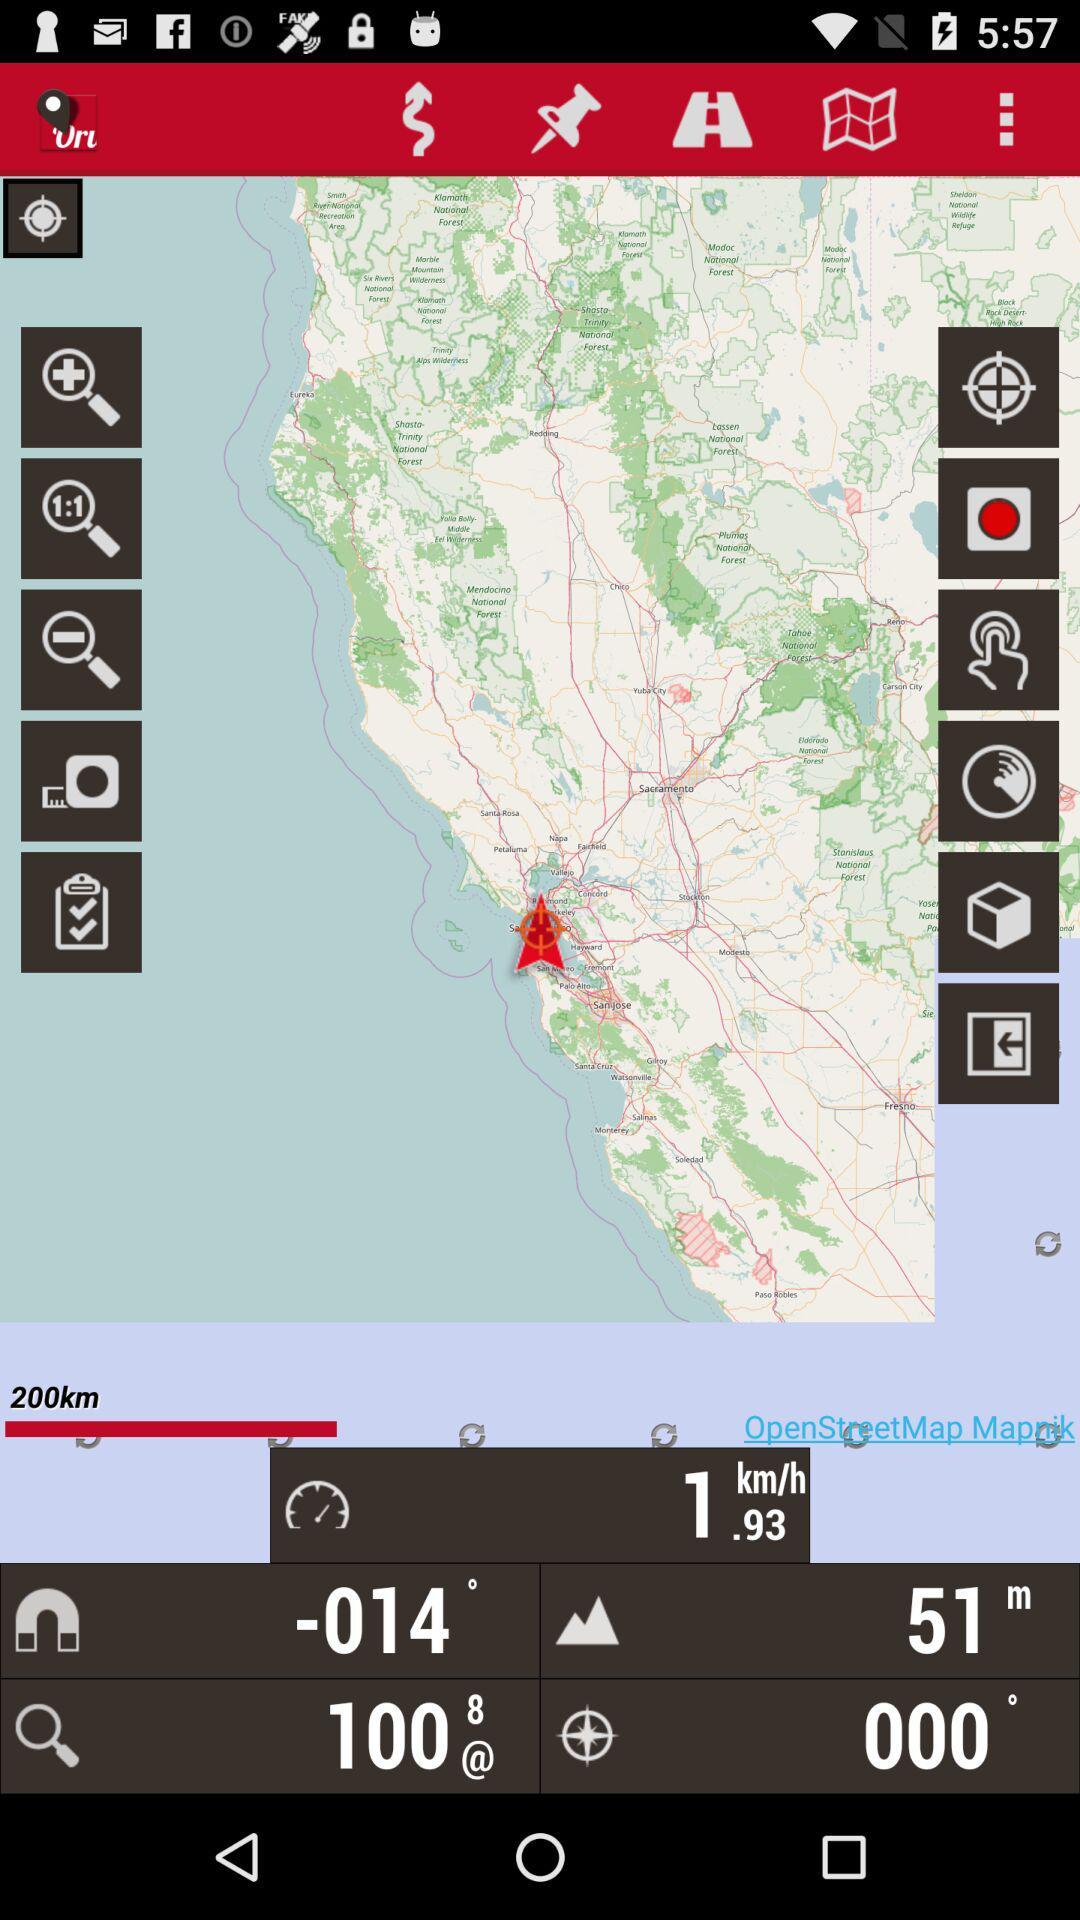  Describe the element at coordinates (998, 555) in the screenshot. I see `the photo icon` at that location.